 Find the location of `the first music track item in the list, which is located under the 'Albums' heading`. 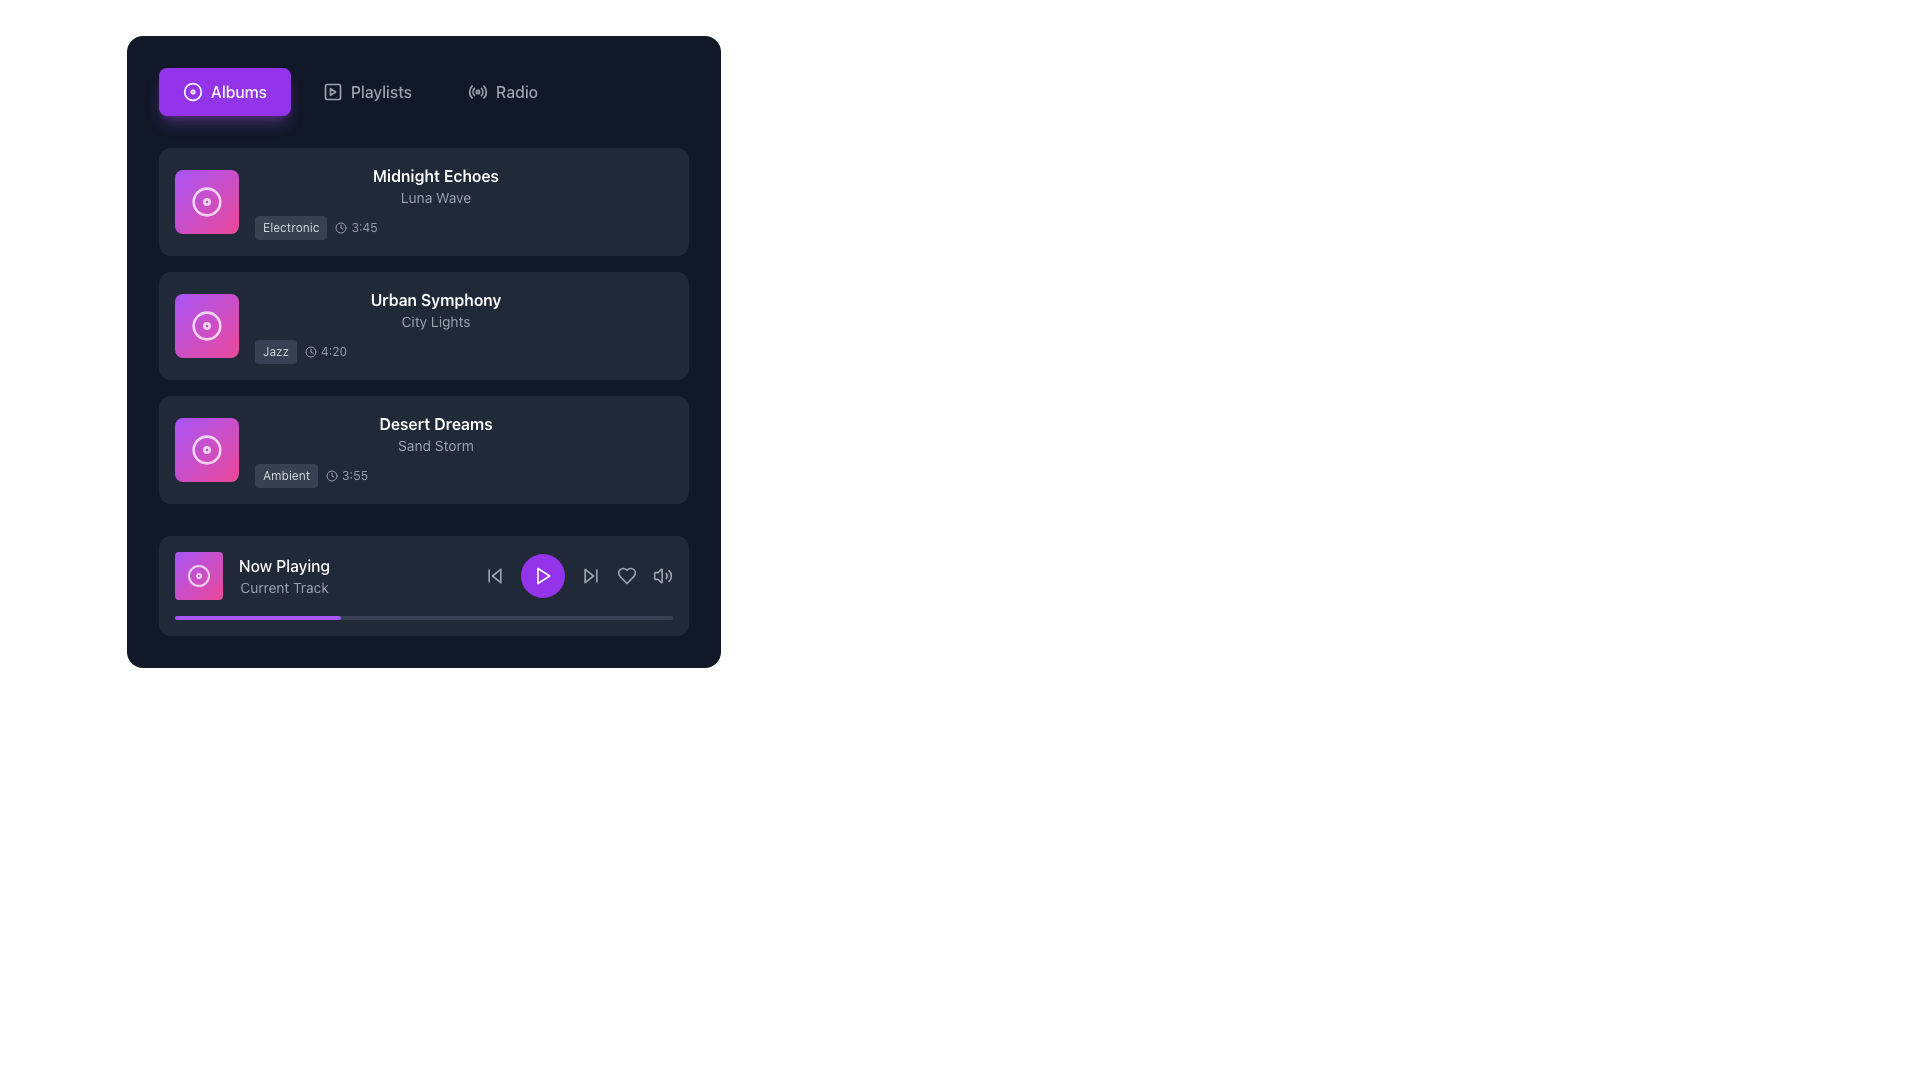

the first music track item in the list, which is located under the 'Albums' heading is located at coordinates (422, 201).